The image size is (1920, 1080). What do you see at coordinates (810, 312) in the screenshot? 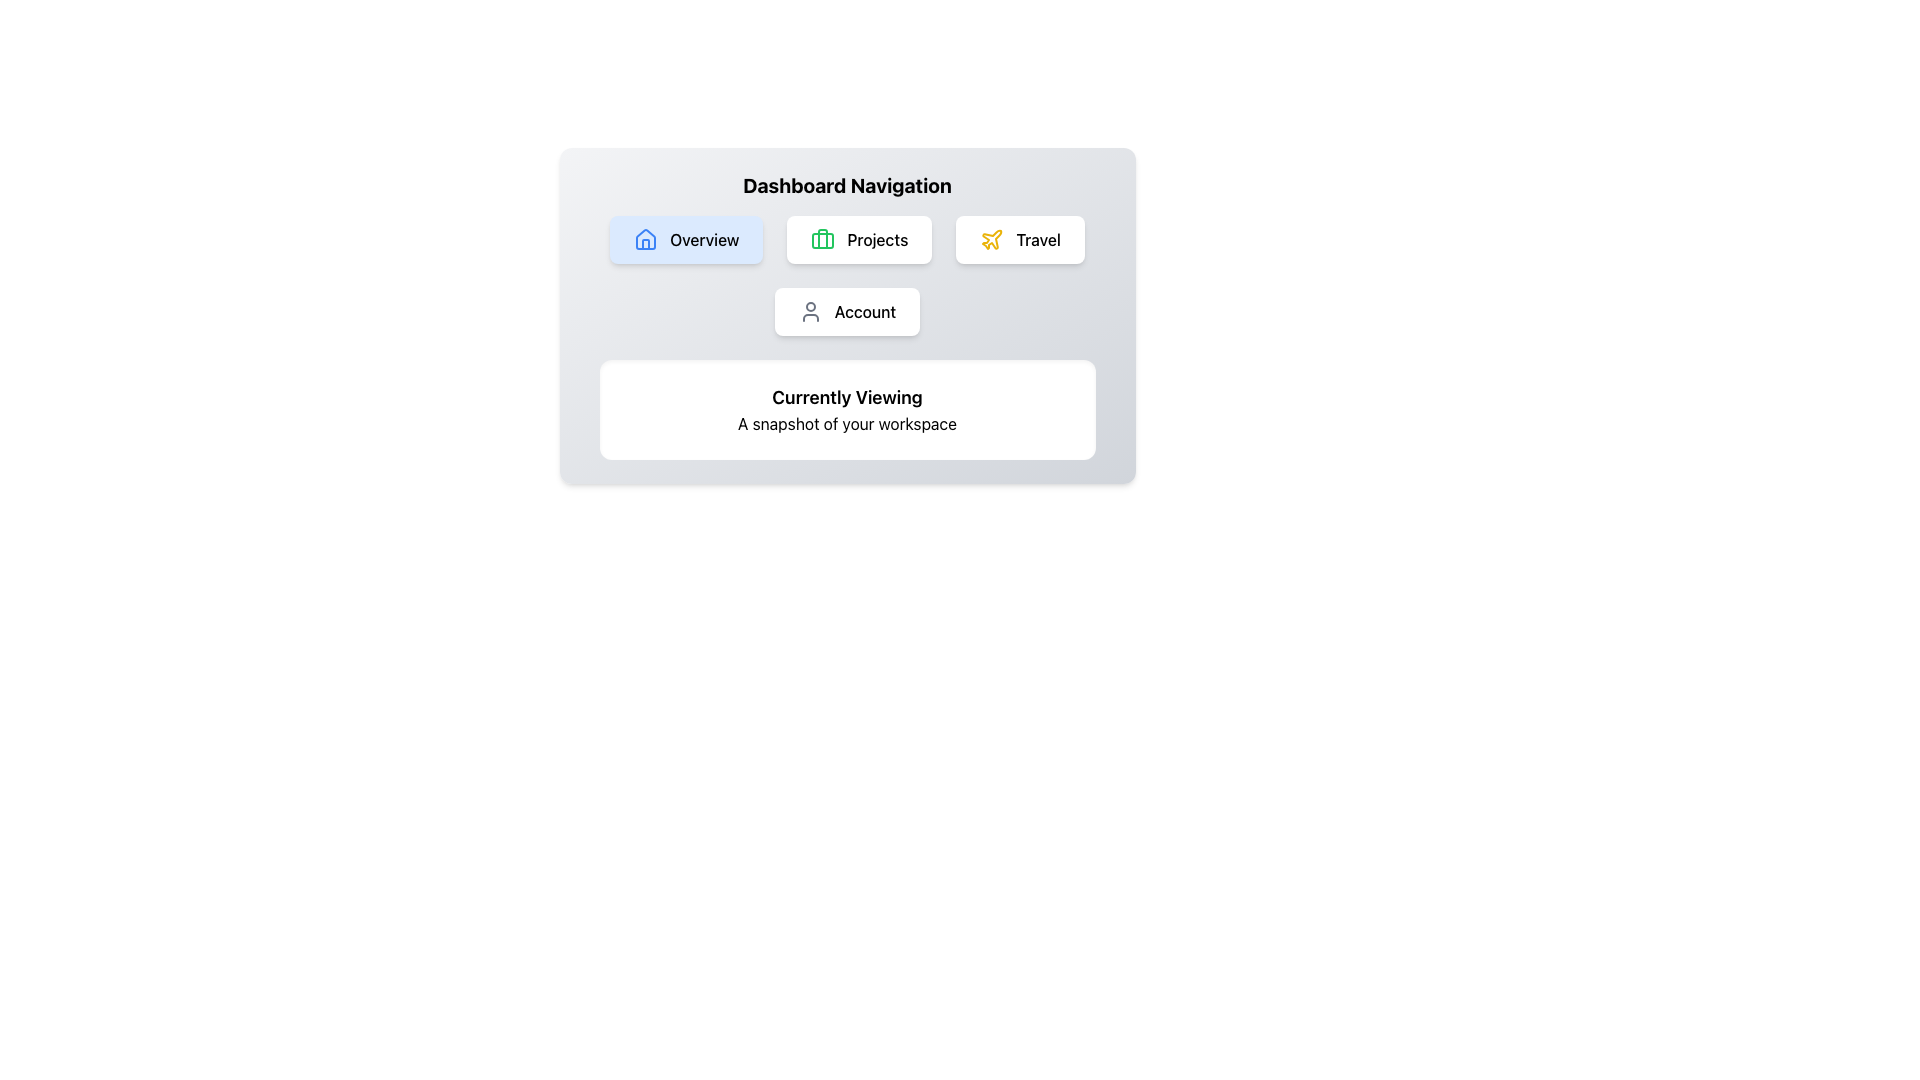
I see `the 'Account' button which contains a minimalistic gray user icon on the left side of the button labeled 'Account'` at bounding box center [810, 312].